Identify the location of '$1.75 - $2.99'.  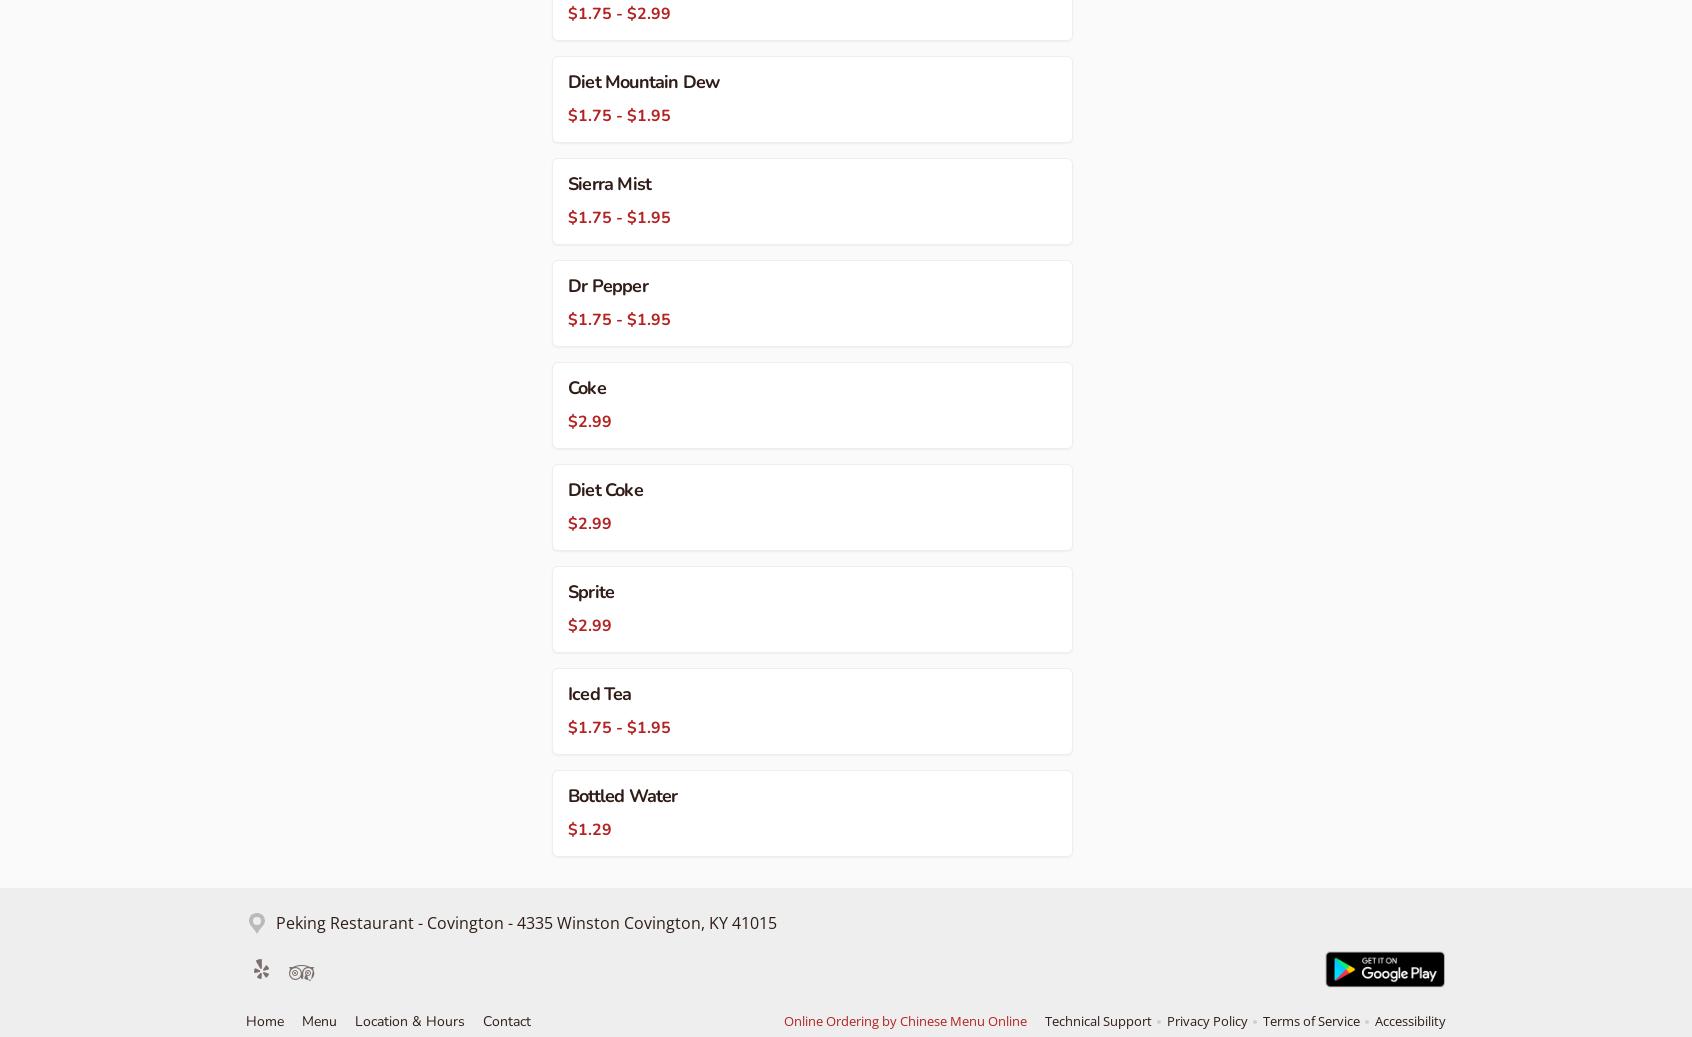
(618, 11).